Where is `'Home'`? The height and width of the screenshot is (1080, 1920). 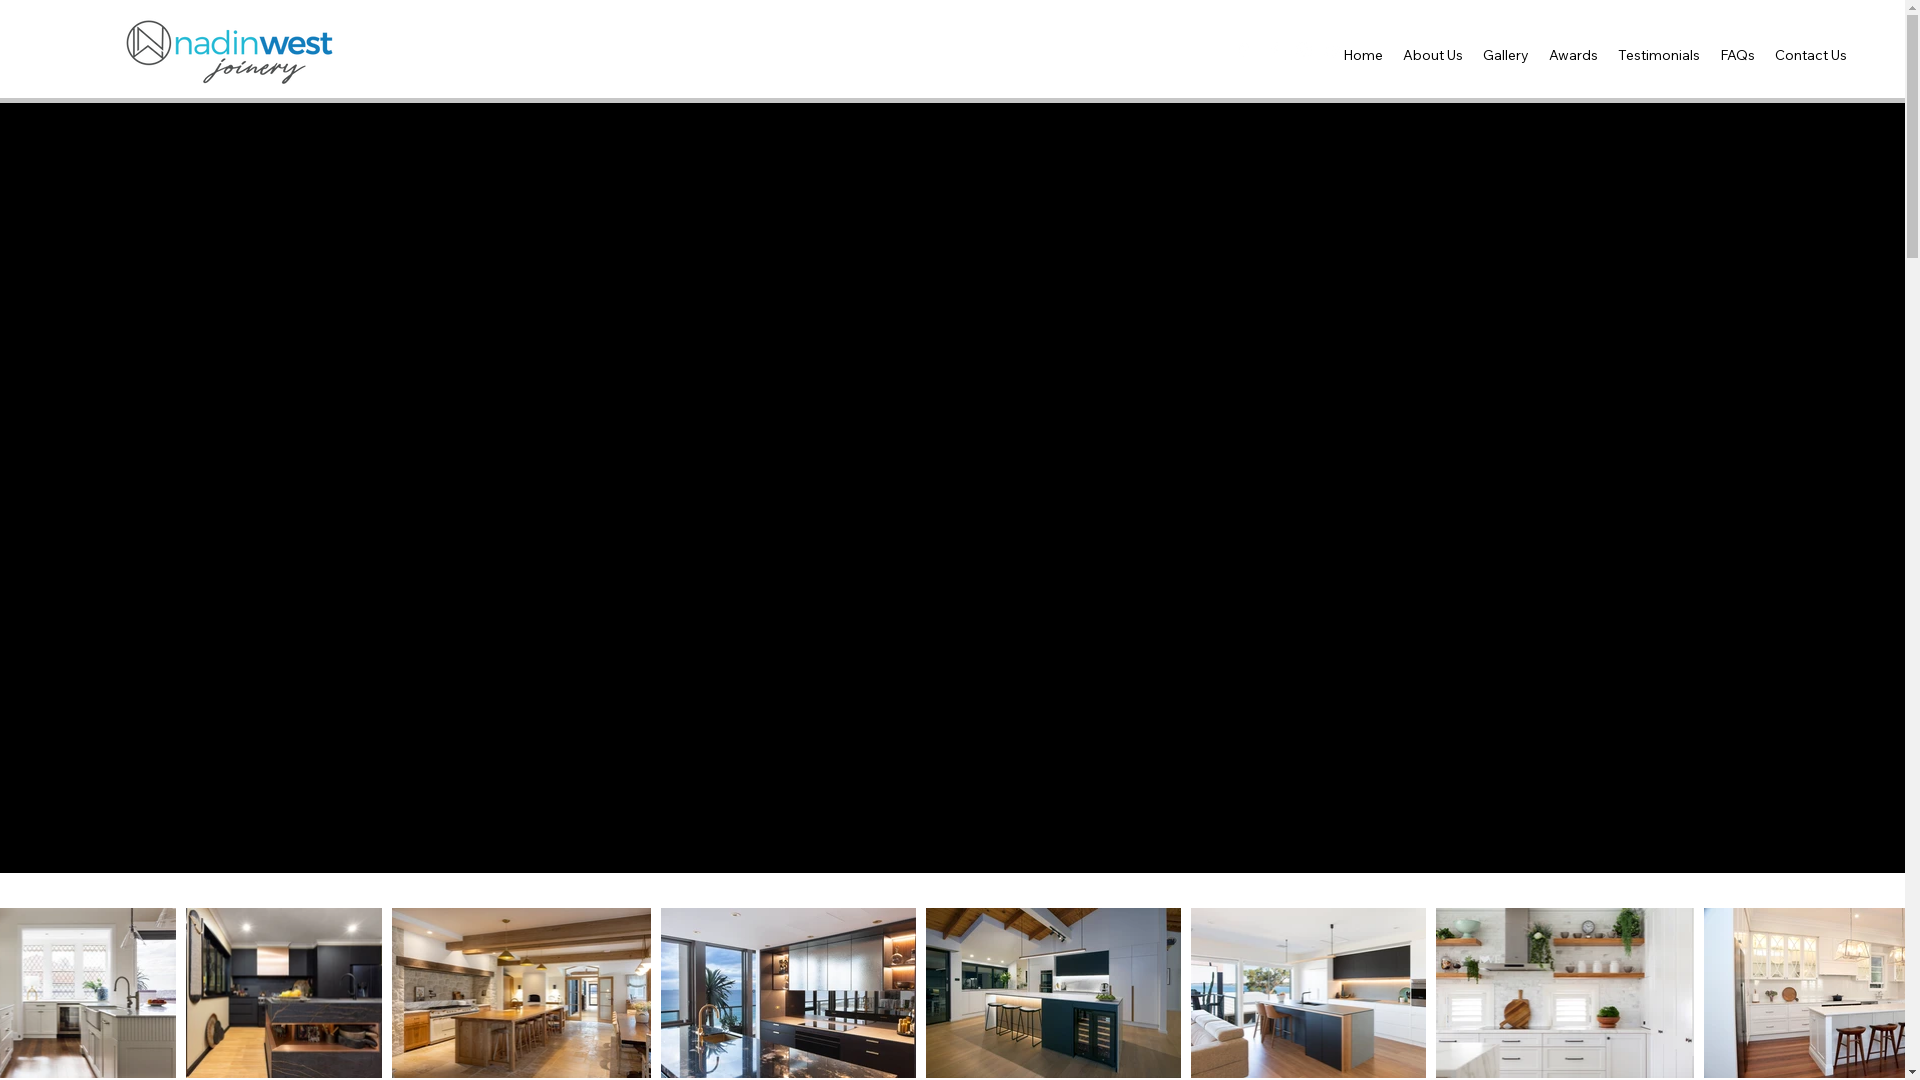
'Home' is located at coordinates (1333, 53).